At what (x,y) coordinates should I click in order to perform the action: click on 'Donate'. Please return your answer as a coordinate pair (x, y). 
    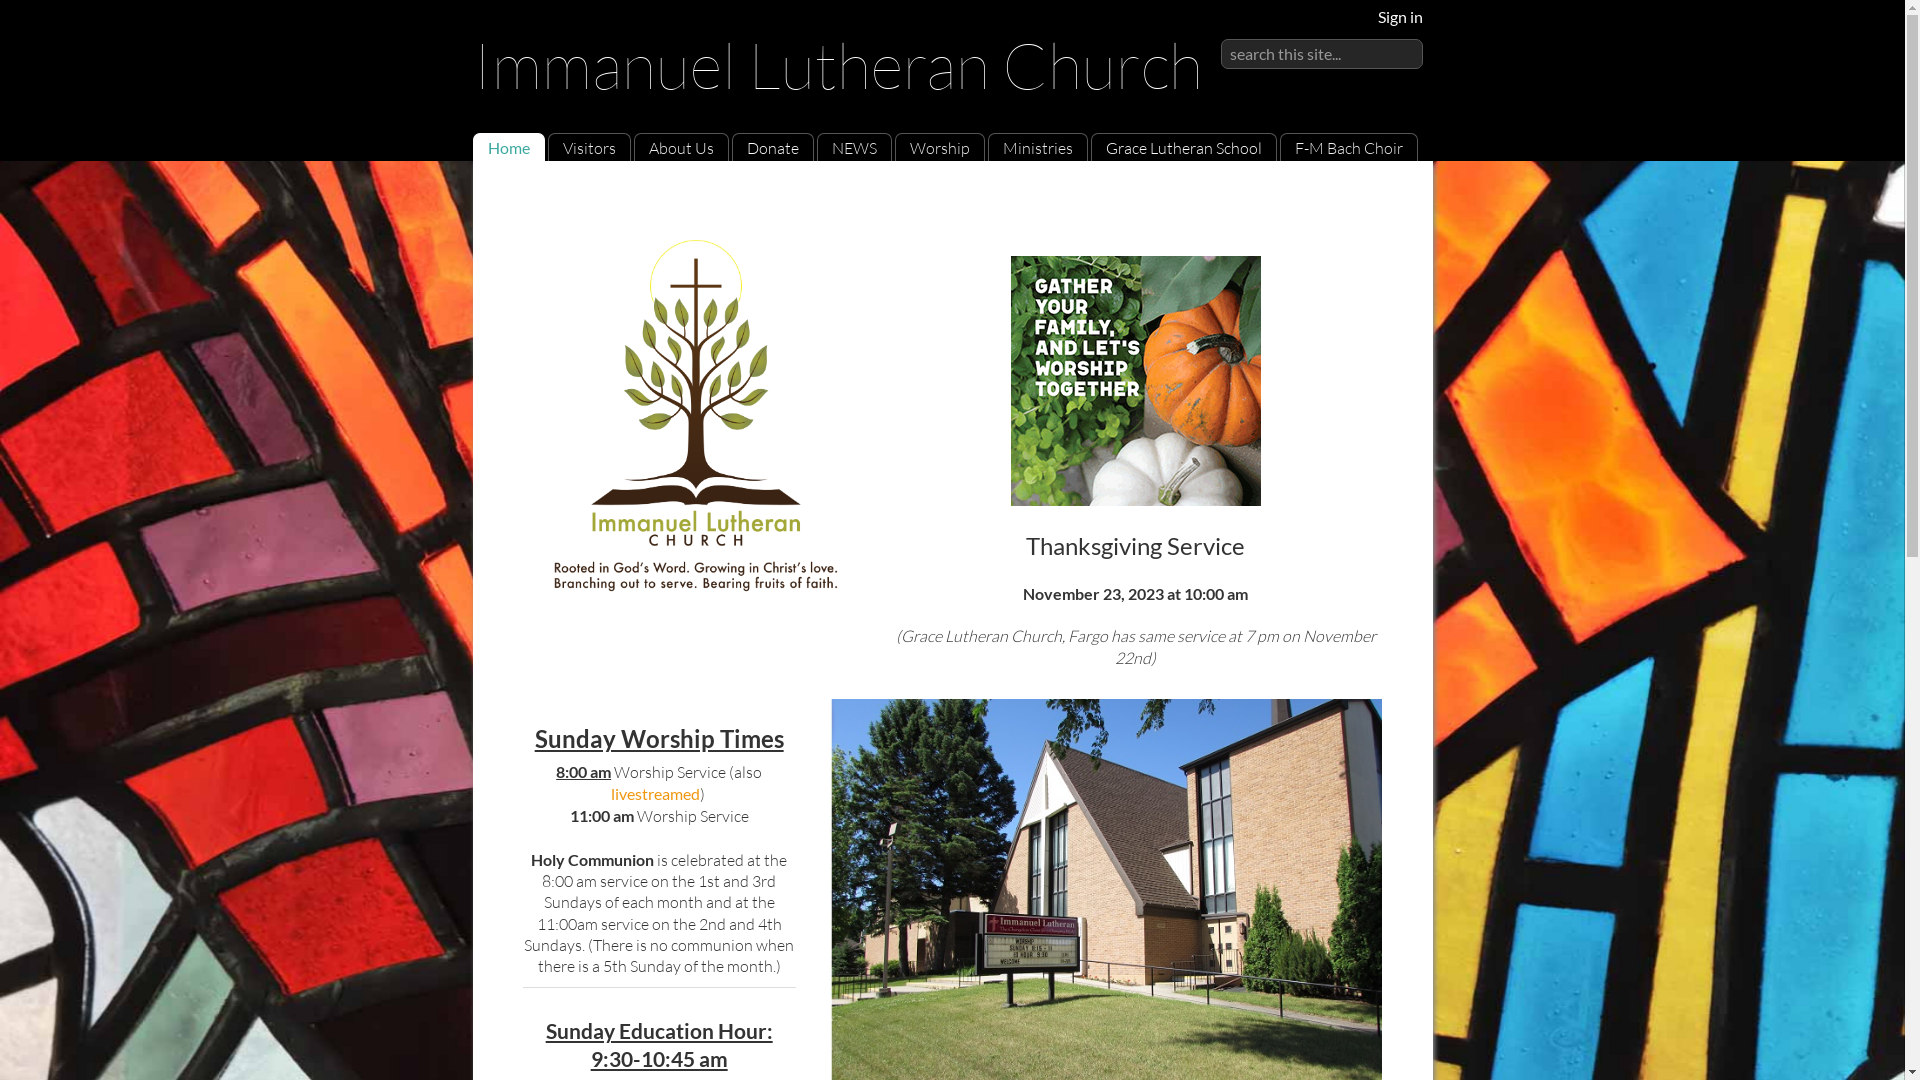
    Looking at the image, I should click on (771, 146).